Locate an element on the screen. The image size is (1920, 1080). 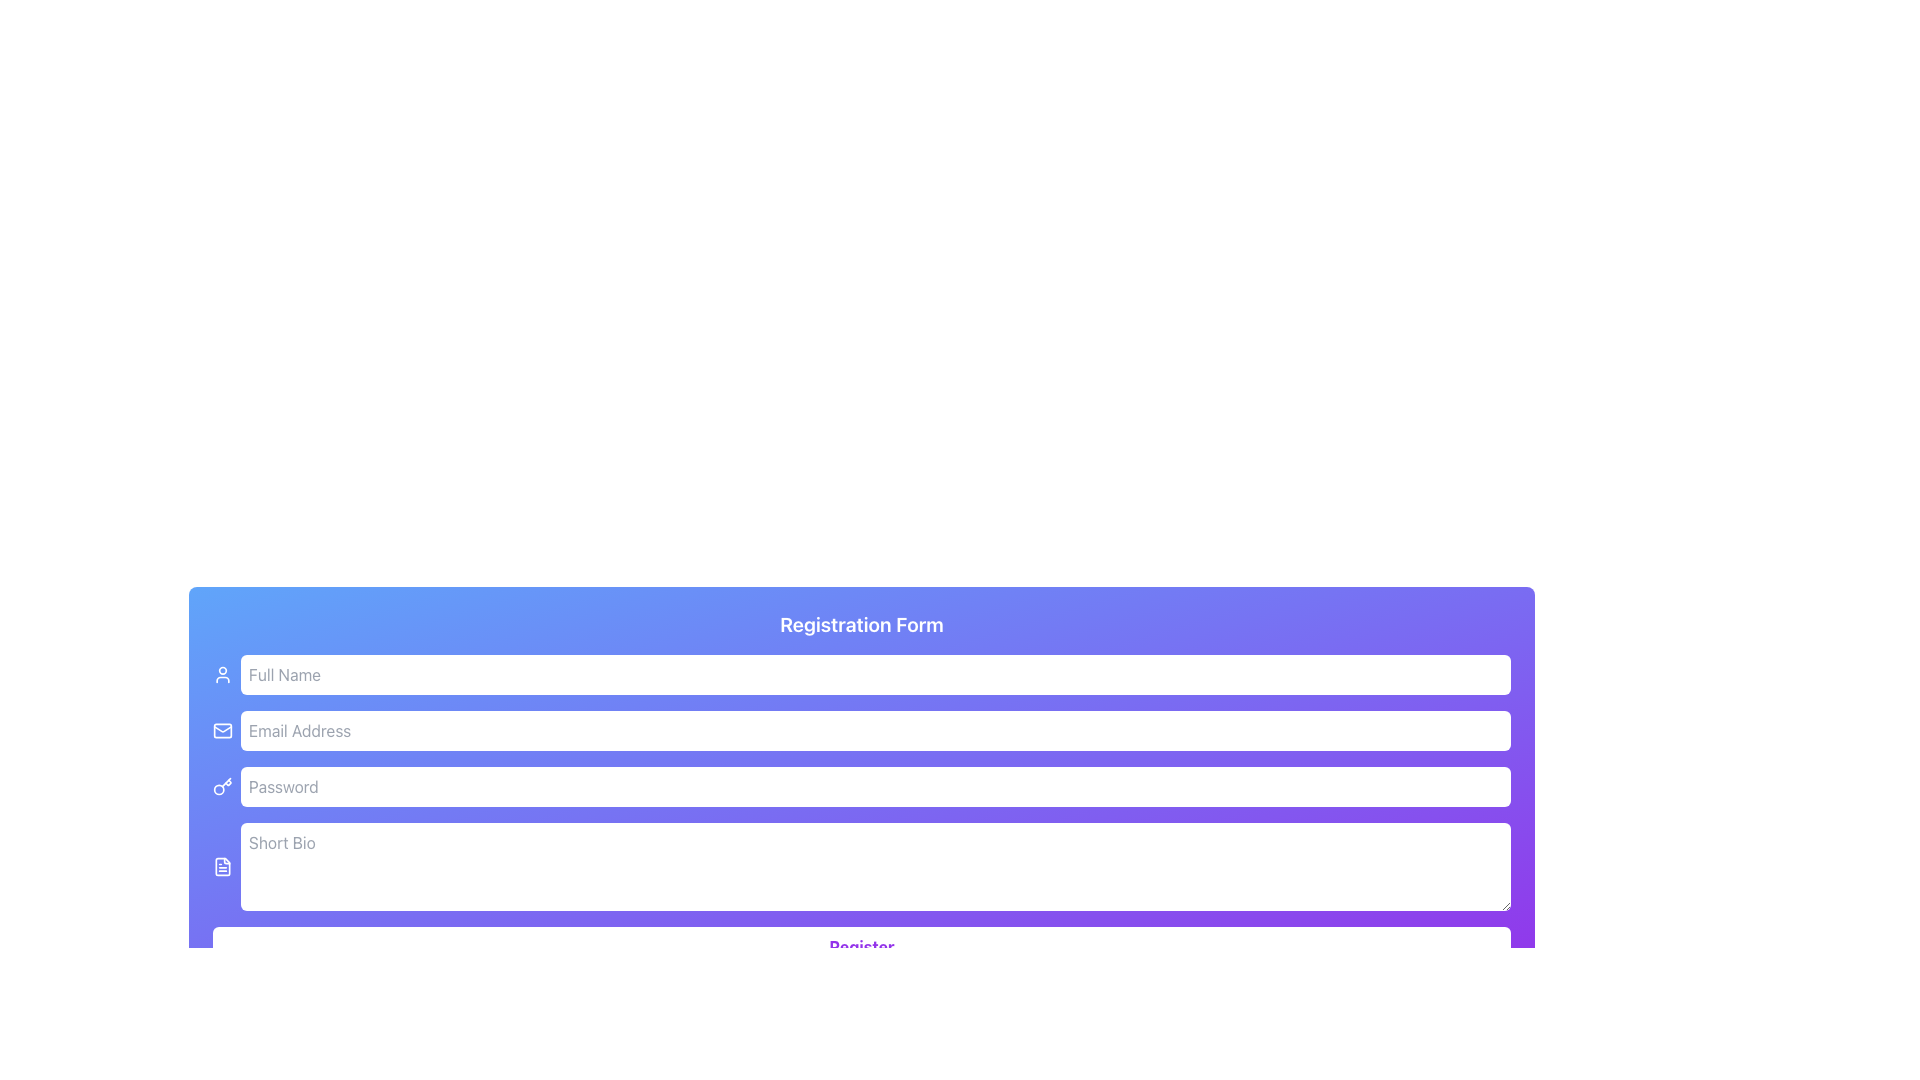
the password input field in the registration form to focus on it for password entry is located at coordinates (862, 785).